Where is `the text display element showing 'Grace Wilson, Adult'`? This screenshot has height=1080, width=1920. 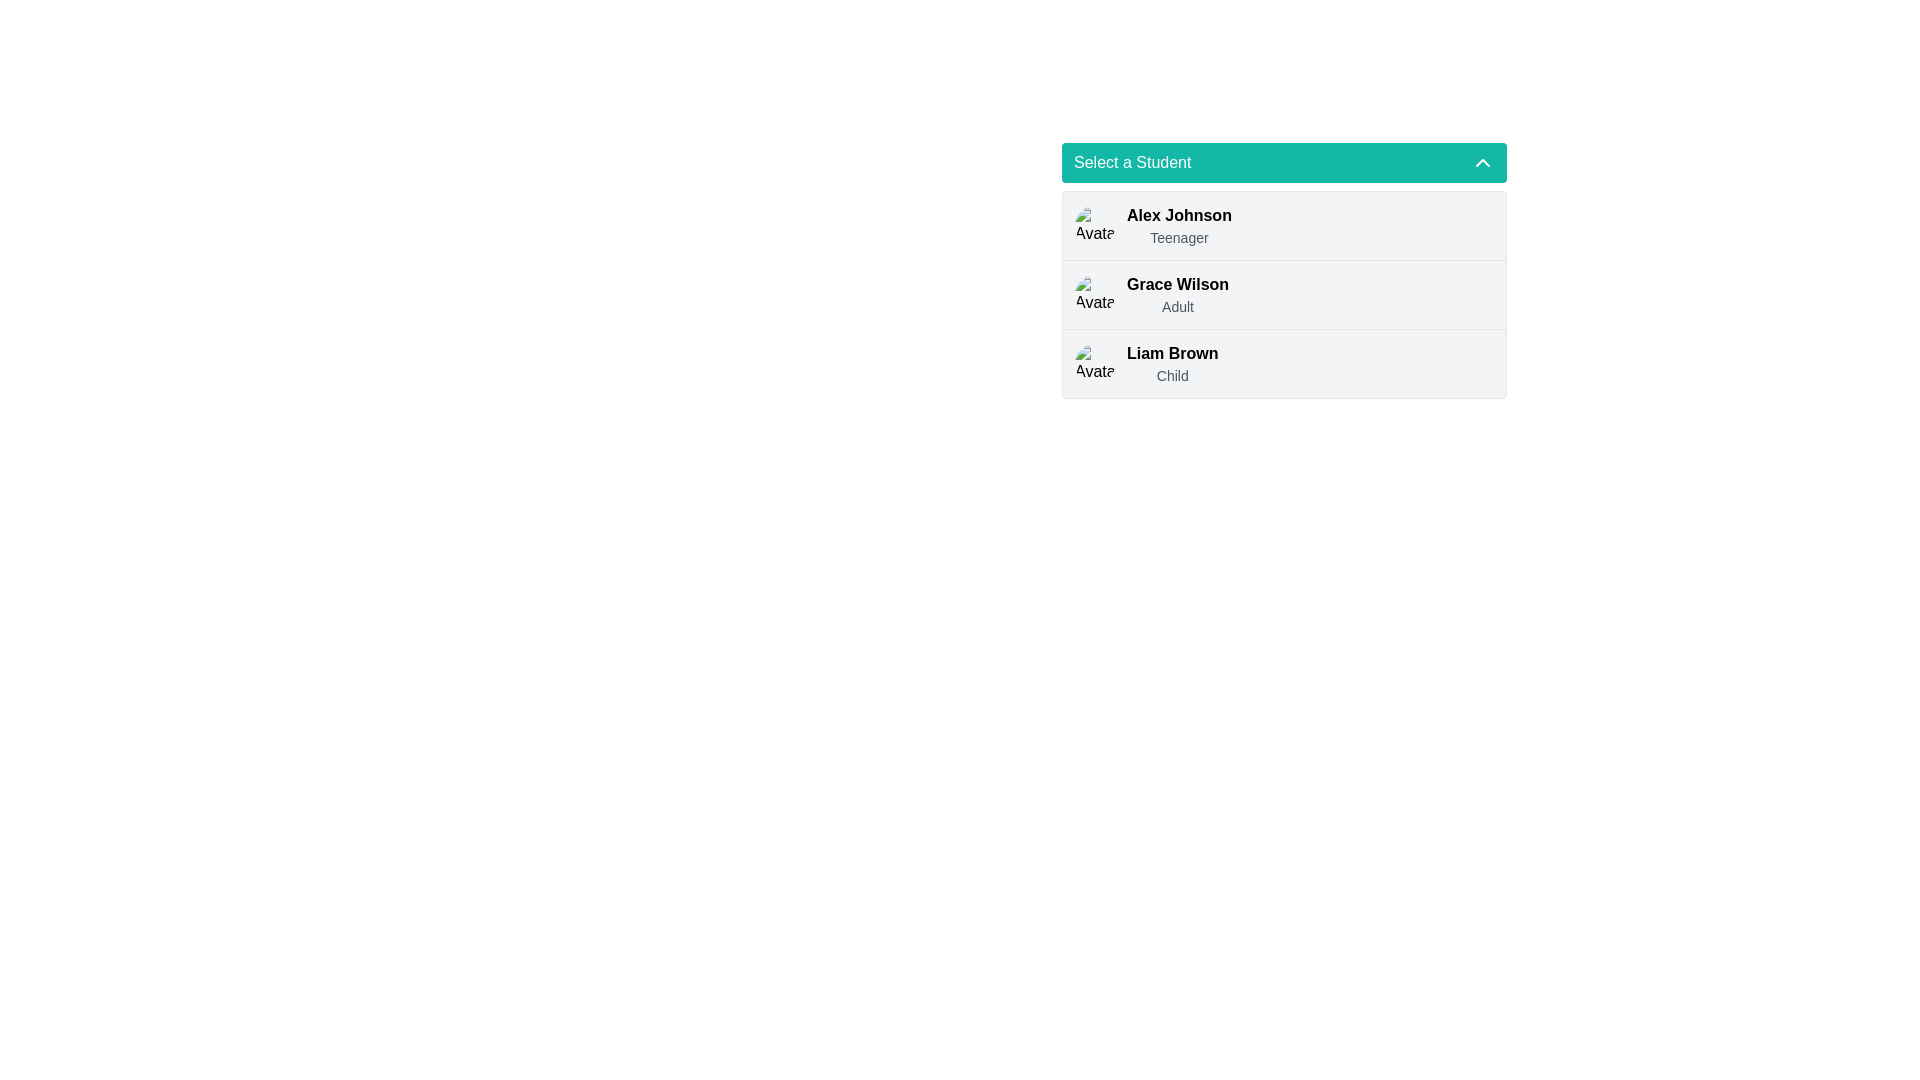
the text display element showing 'Grace Wilson, Adult' is located at coordinates (1178, 294).